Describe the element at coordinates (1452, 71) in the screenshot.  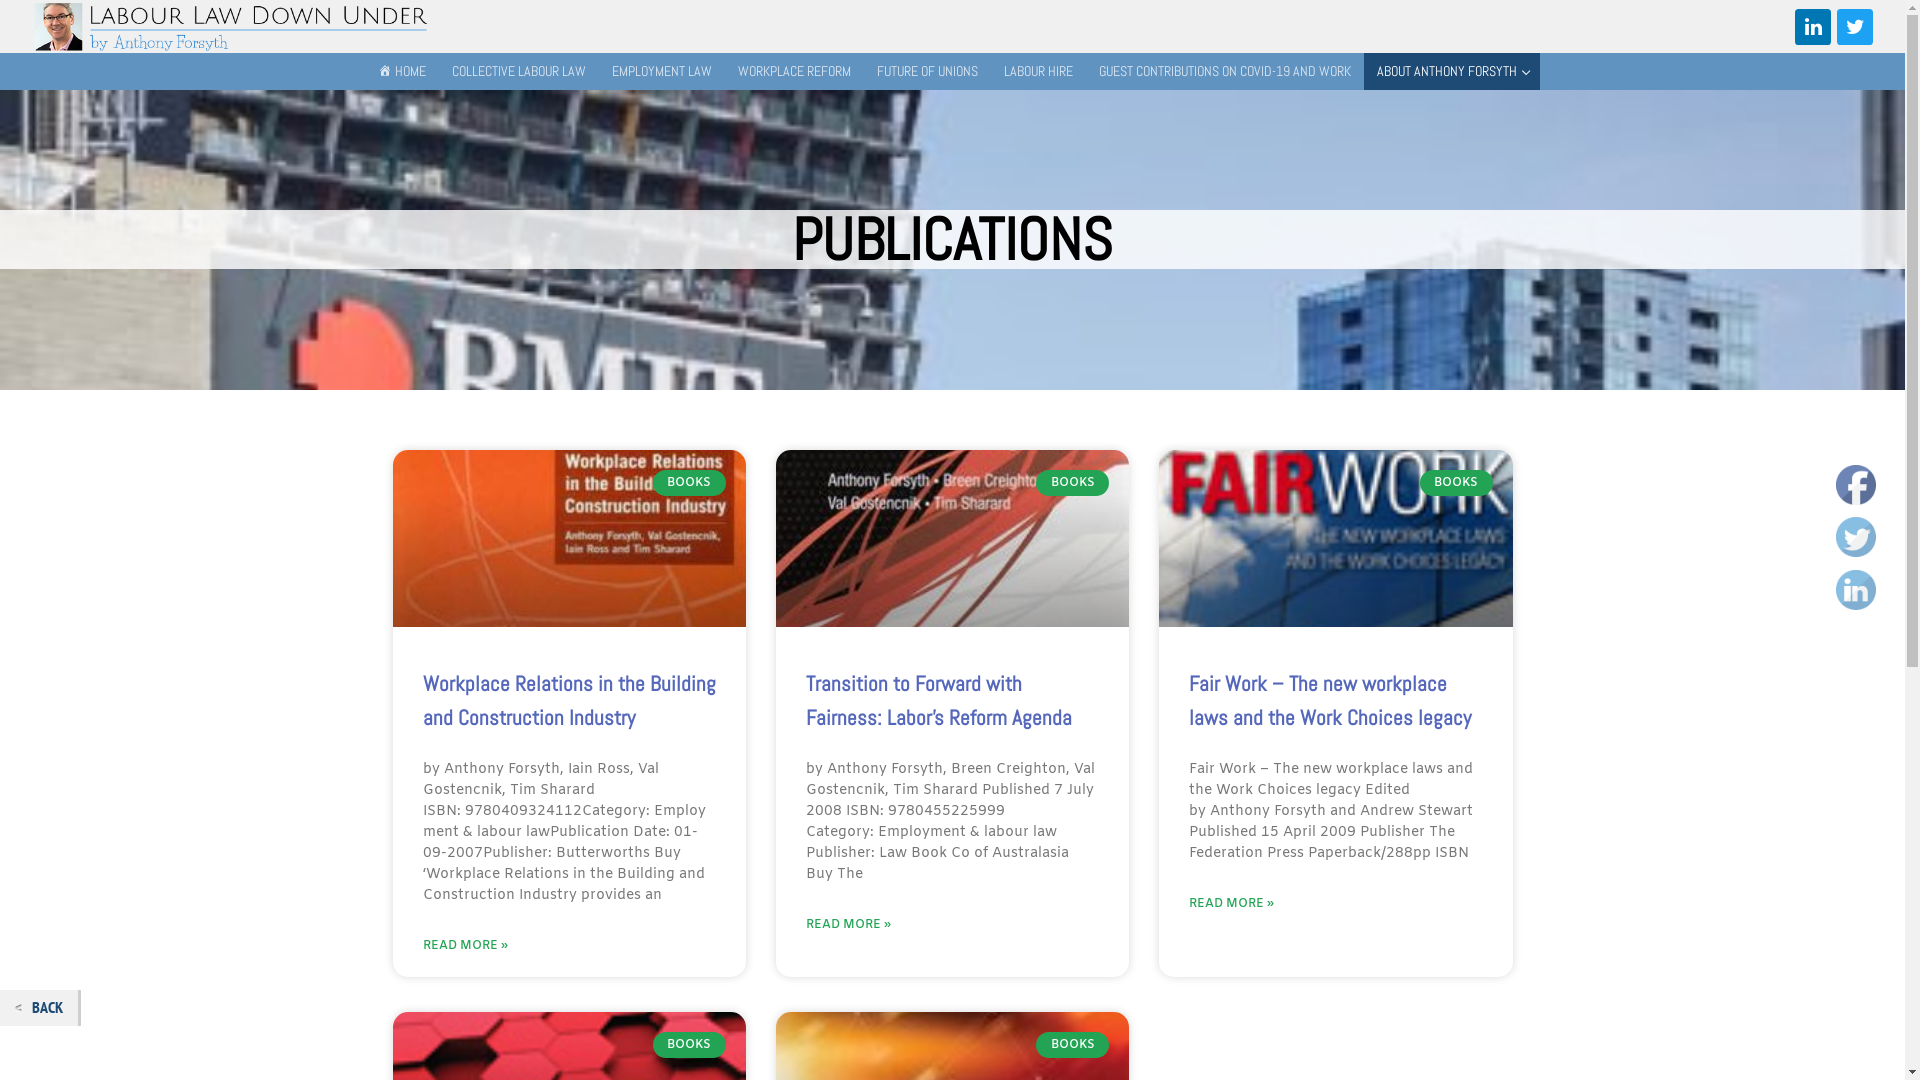
I see `'ABOUT ANTHONY FORSYTH` at that location.